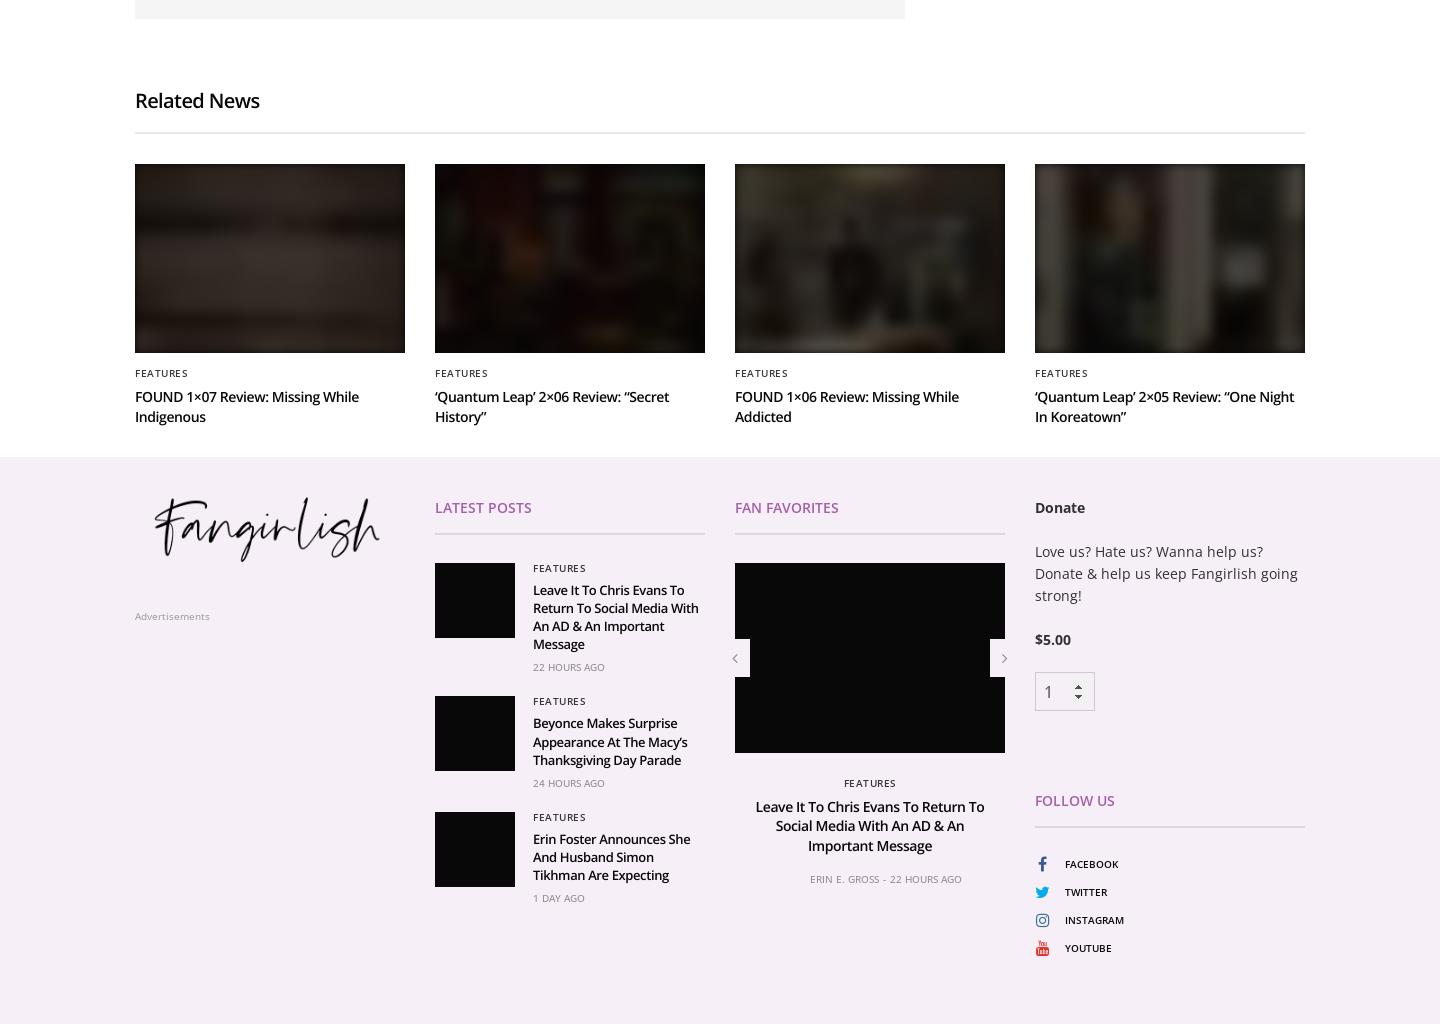 This screenshot has width=1440, height=1024. What do you see at coordinates (845, 641) in the screenshot?
I see `'FOUND 1×06 Review: Missing While Addicted'` at bounding box center [845, 641].